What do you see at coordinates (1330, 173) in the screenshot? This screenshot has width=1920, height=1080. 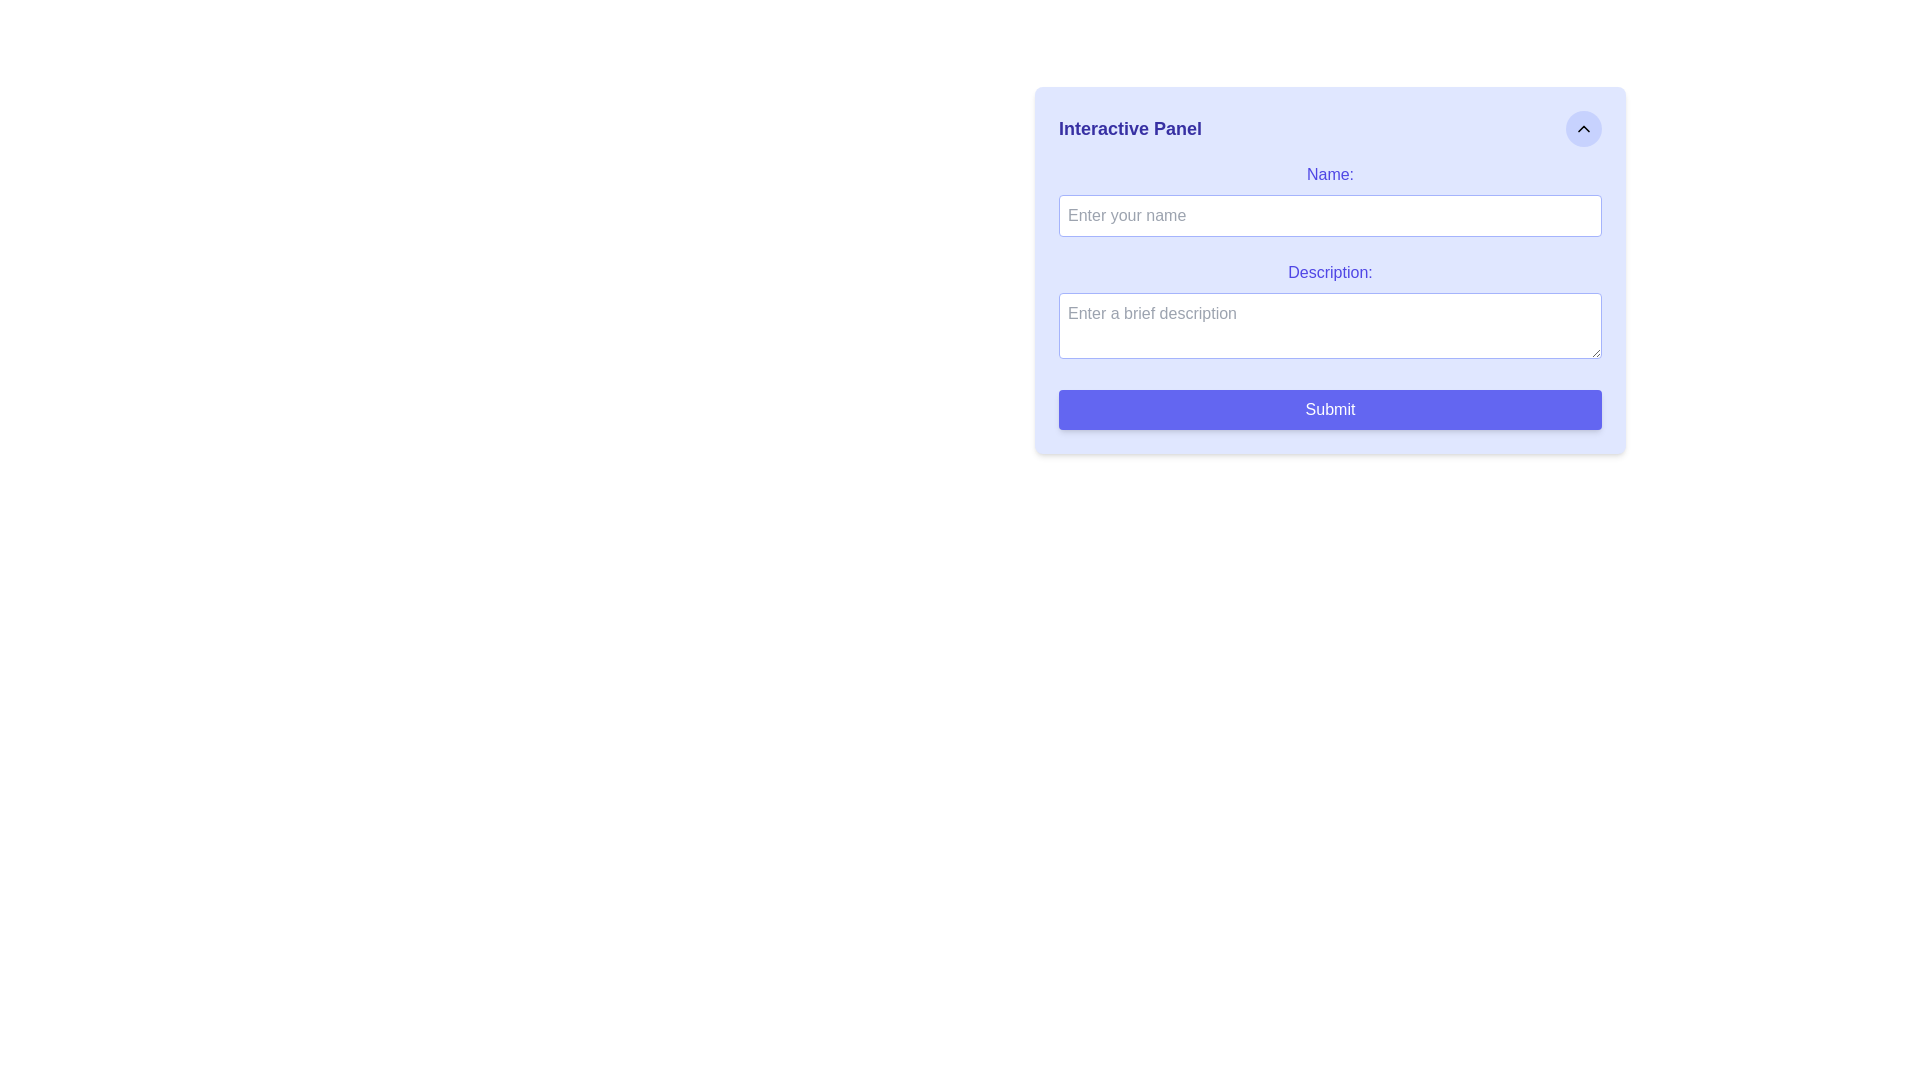 I see `label that provides context for the name input field, positioned at the top of the form interface above the input box` at bounding box center [1330, 173].